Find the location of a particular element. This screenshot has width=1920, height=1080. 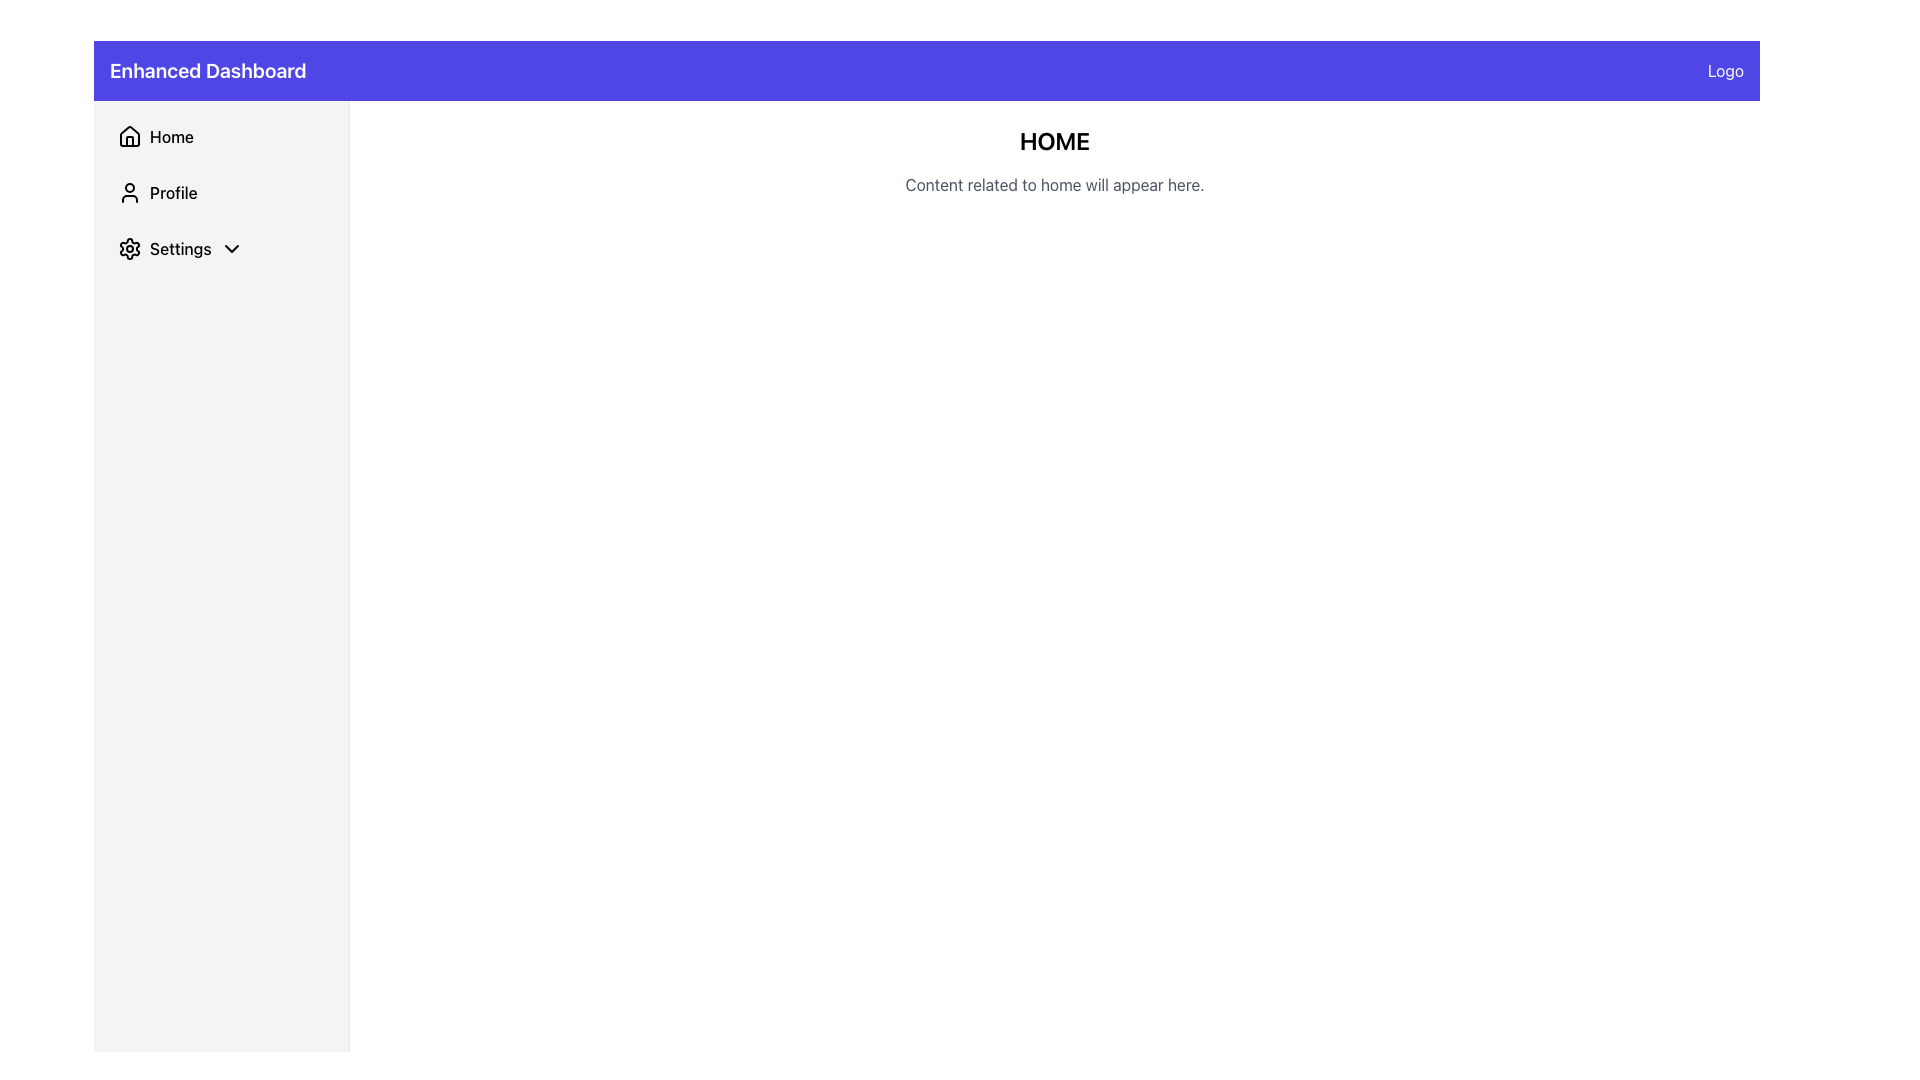

the 'Logo' text label displayed in white font color on a purple background, located in the top right corner of the header bar is located at coordinates (1724, 69).